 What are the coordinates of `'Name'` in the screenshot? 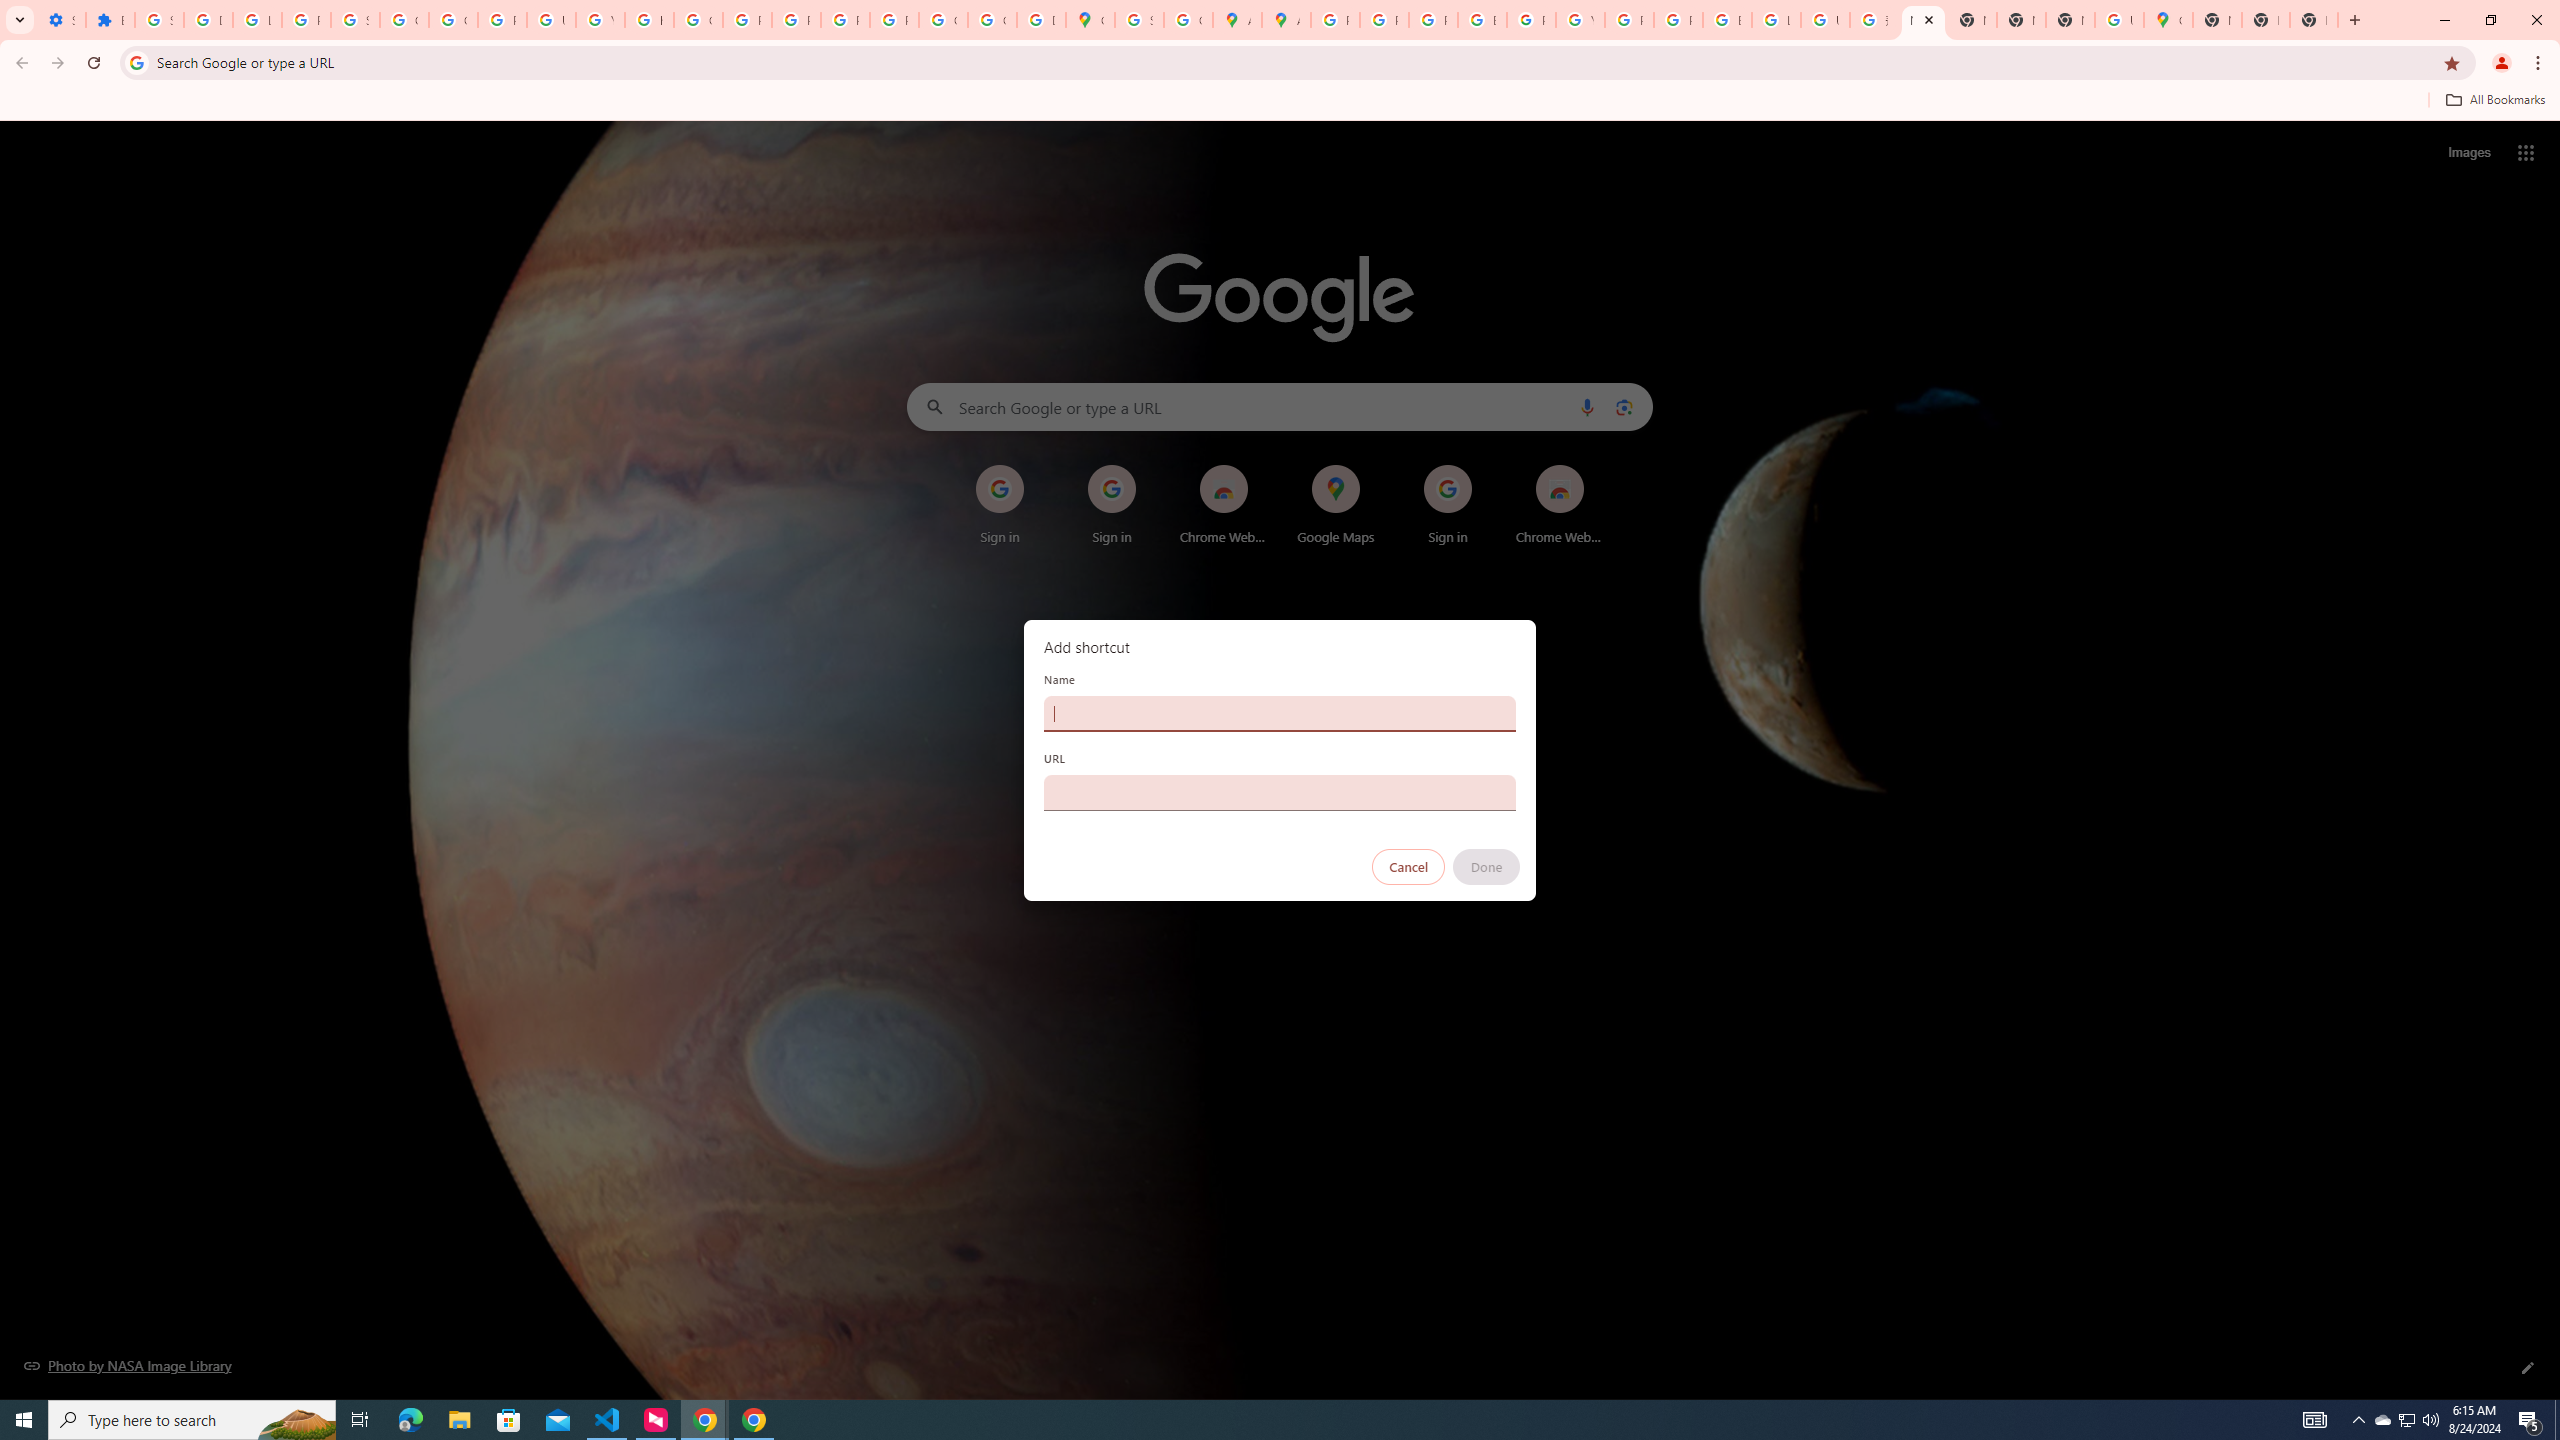 It's located at (1280, 712).